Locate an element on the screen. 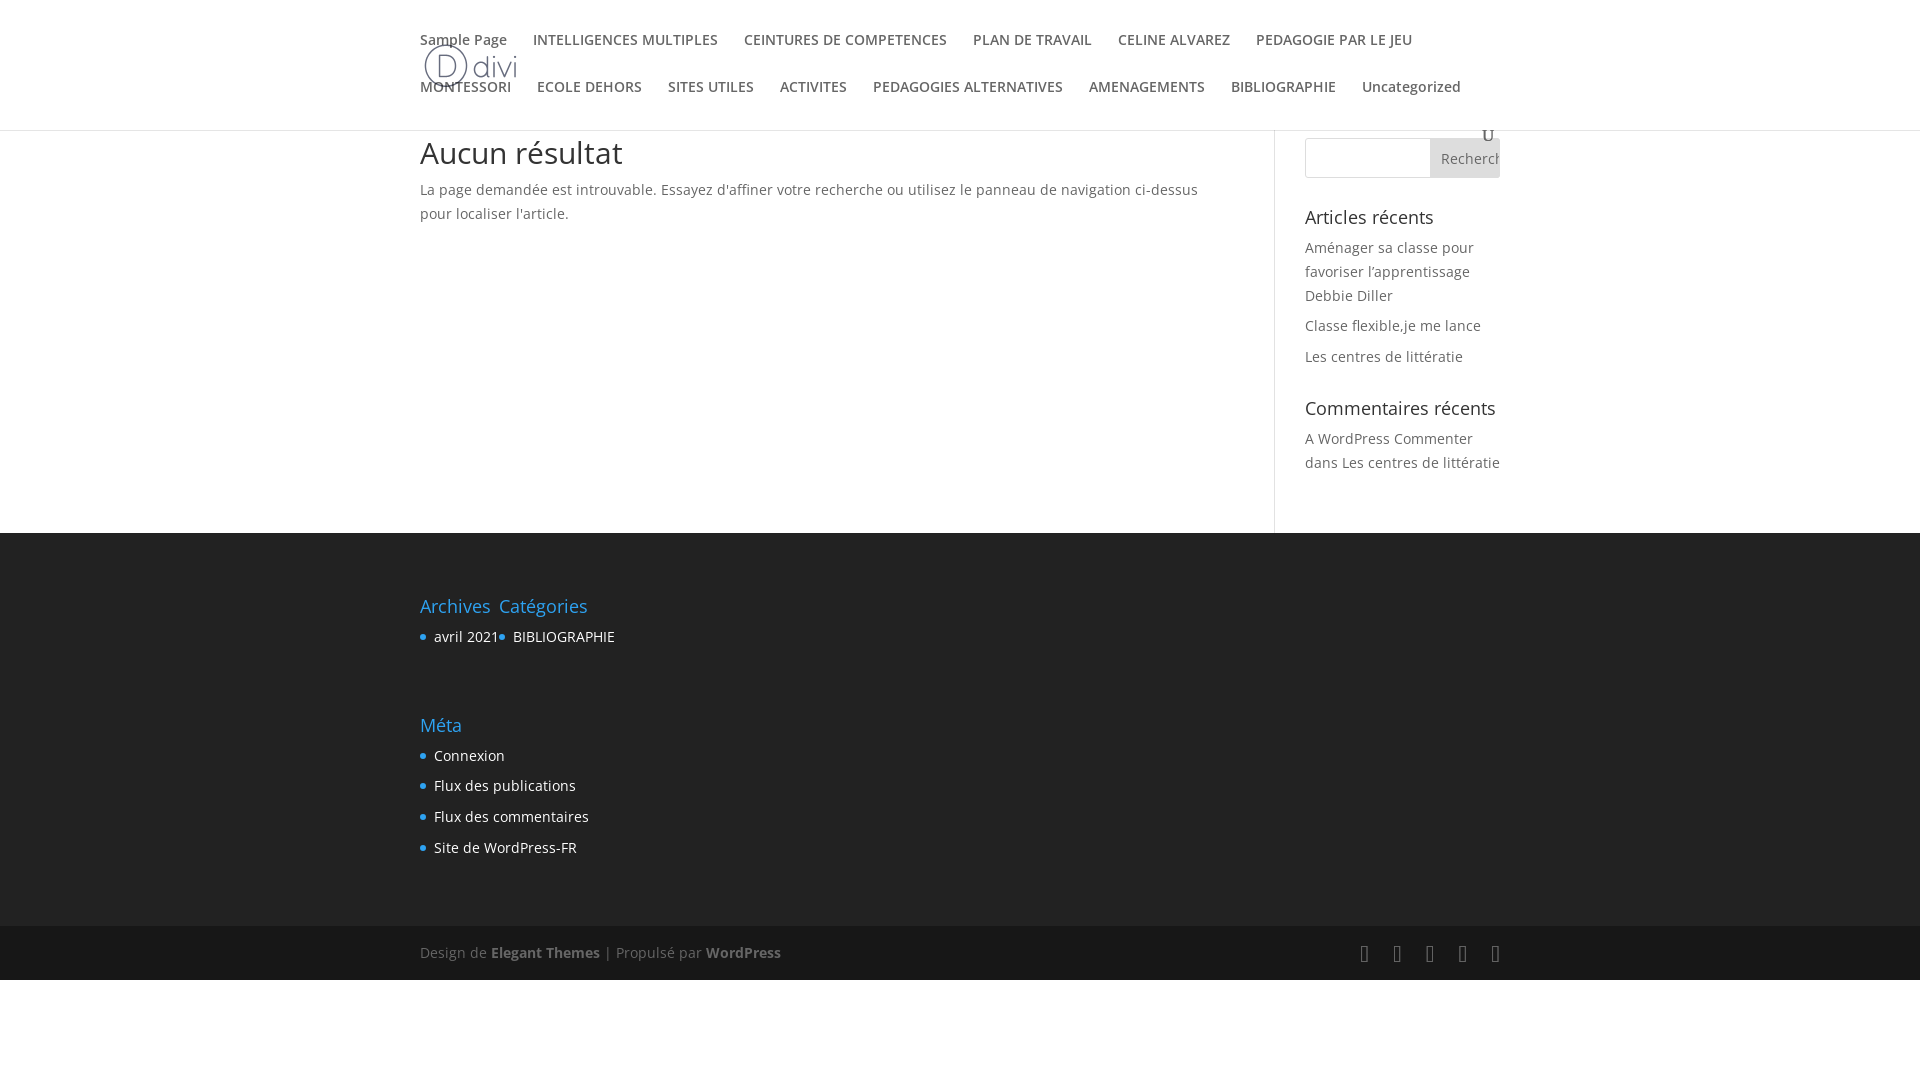 This screenshot has width=1920, height=1080. 'Connexion' is located at coordinates (432, 755).